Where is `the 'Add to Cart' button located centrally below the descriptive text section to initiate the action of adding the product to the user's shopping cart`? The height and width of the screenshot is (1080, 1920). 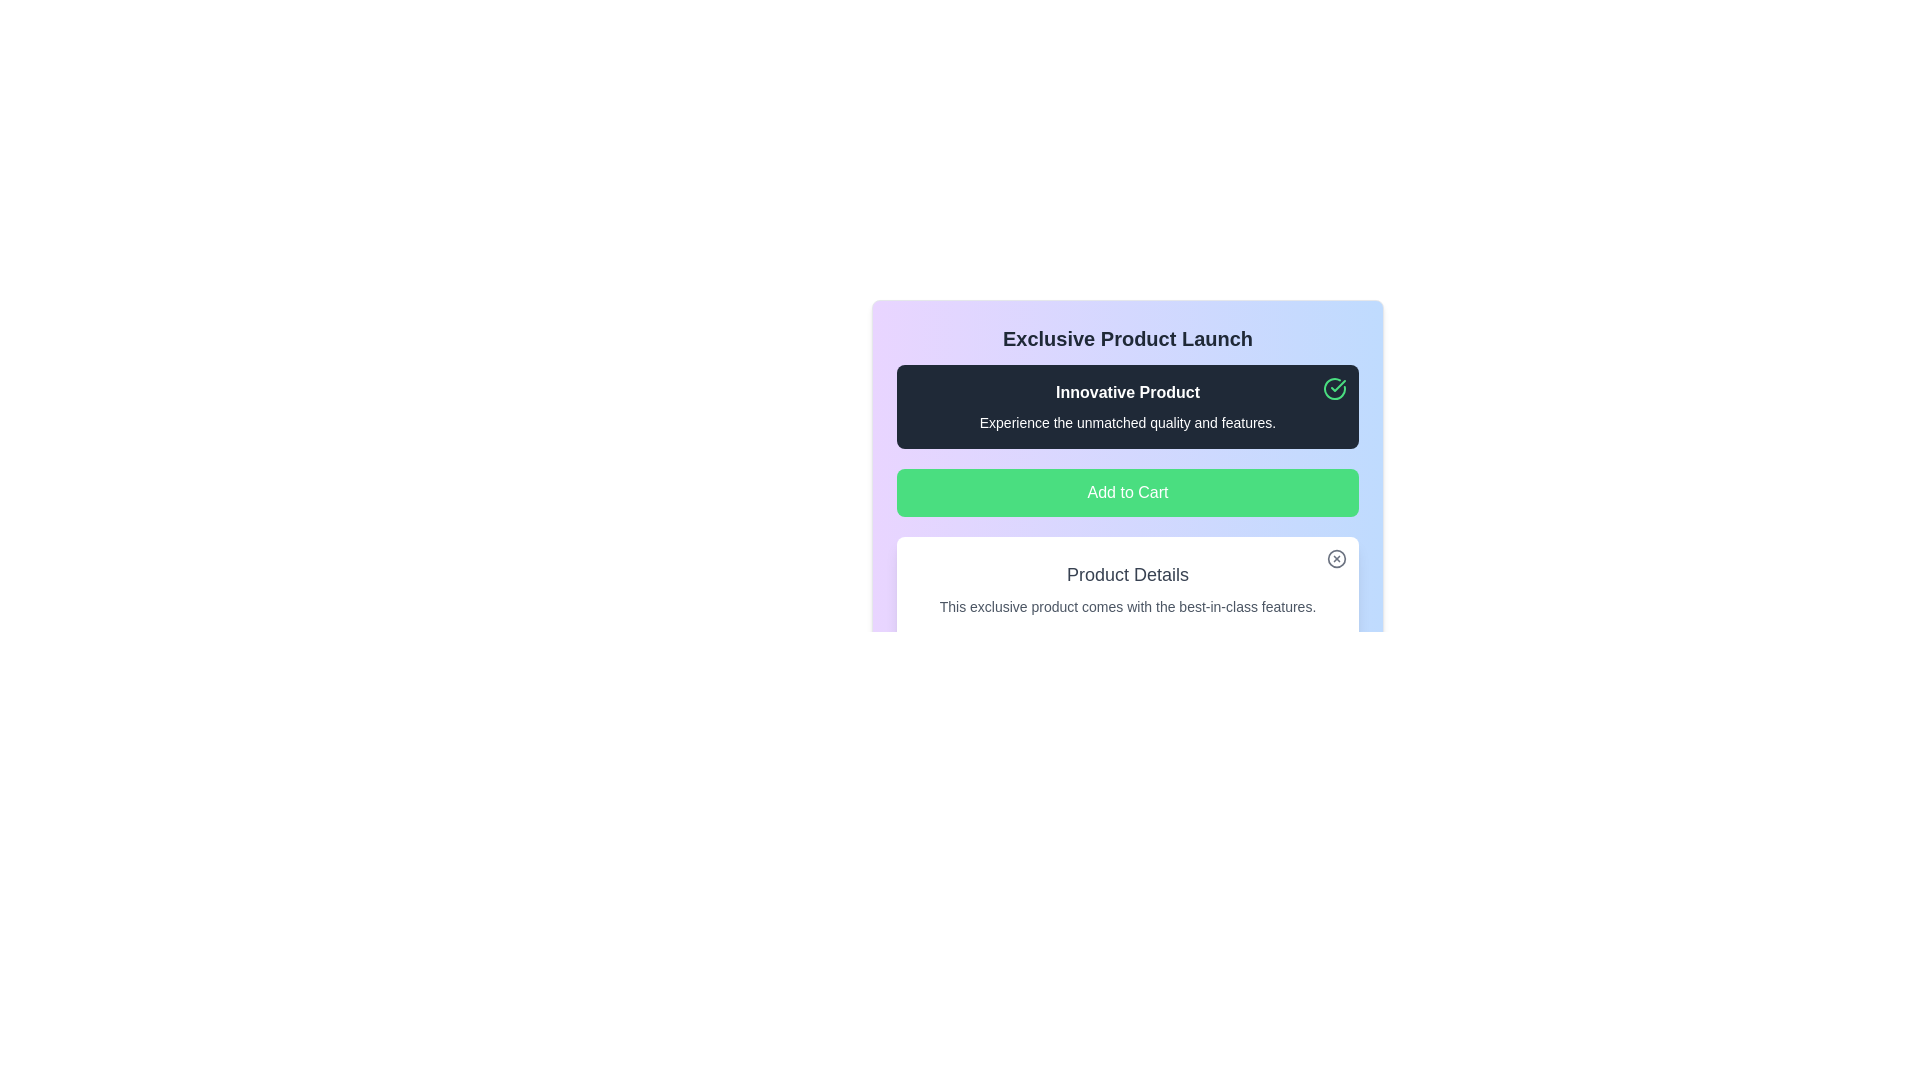 the 'Add to Cart' button located centrally below the descriptive text section to initiate the action of adding the product to the user's shopping cart is located at coordinates (1128, 493).